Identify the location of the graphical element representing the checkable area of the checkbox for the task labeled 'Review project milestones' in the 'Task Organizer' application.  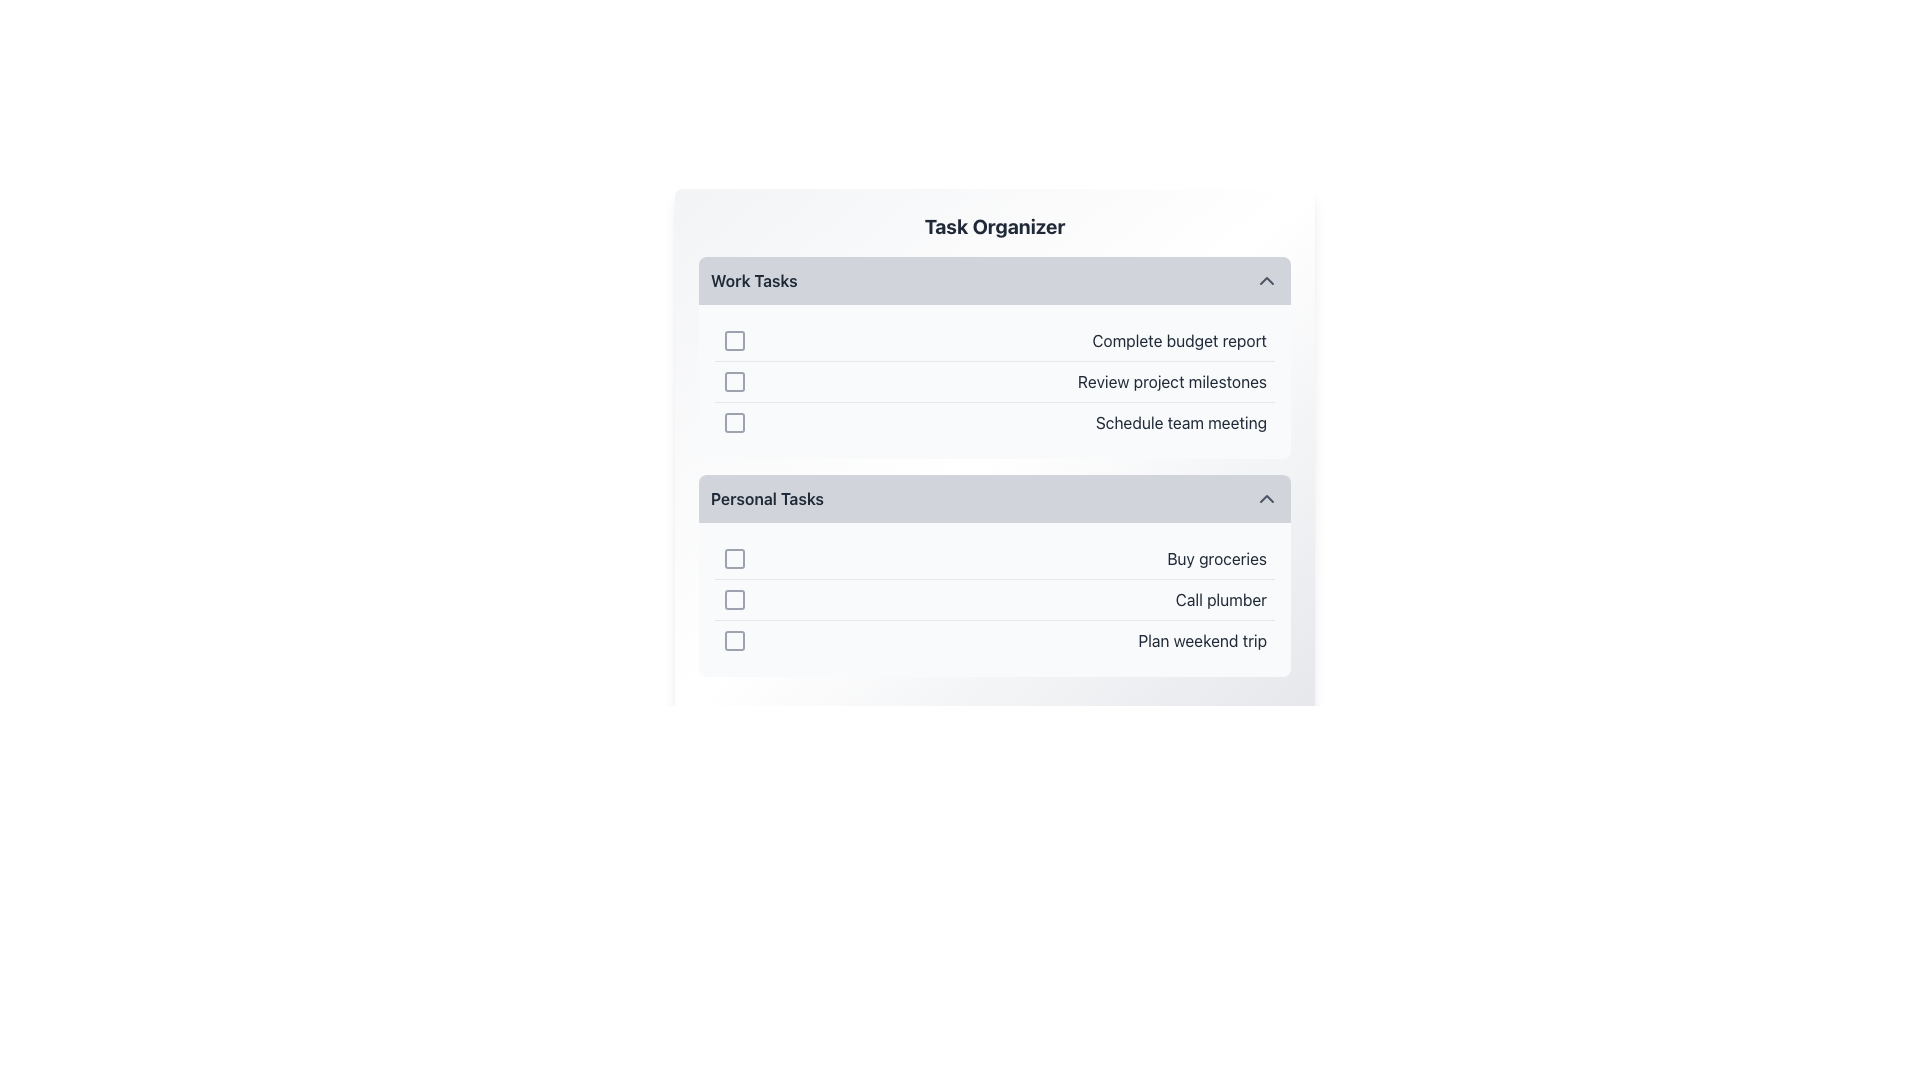
(733, 381).